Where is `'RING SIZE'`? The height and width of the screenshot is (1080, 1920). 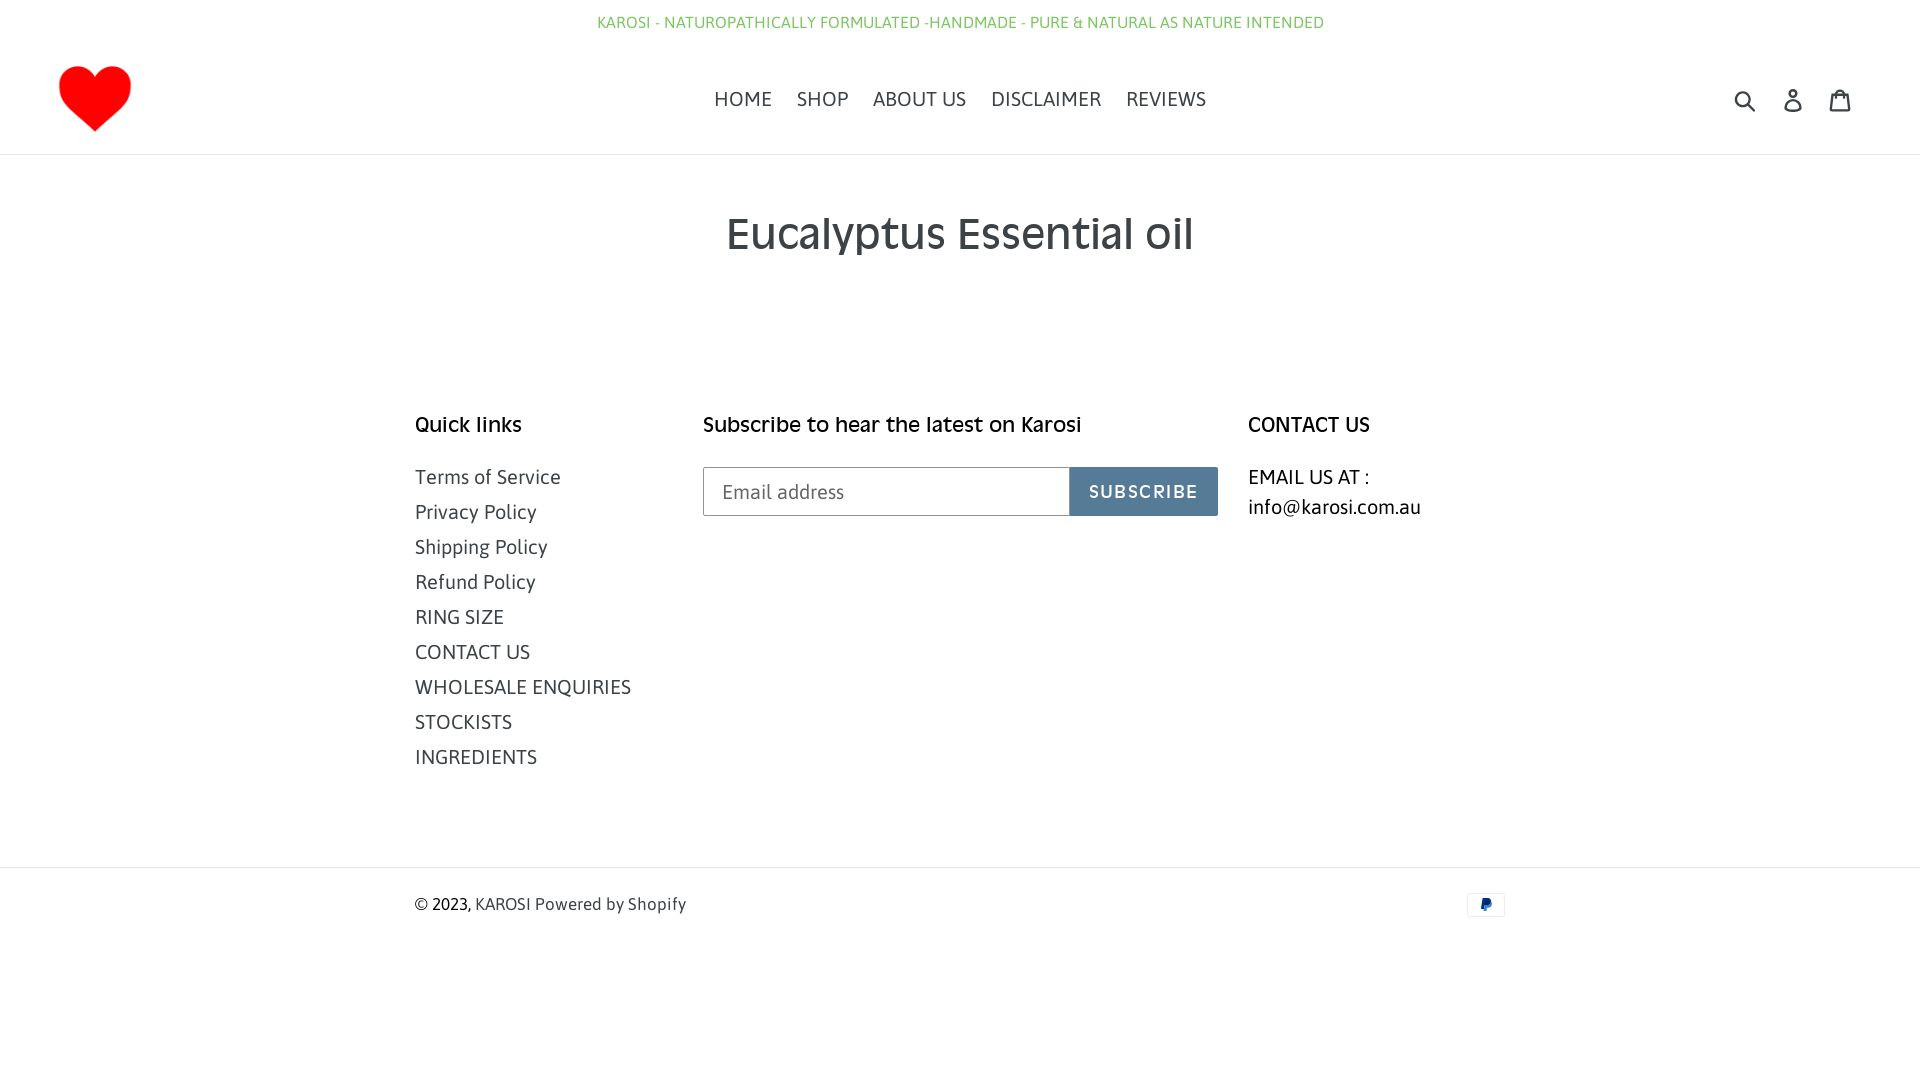 'RING SIZE' is located at coordinates (413, 615).